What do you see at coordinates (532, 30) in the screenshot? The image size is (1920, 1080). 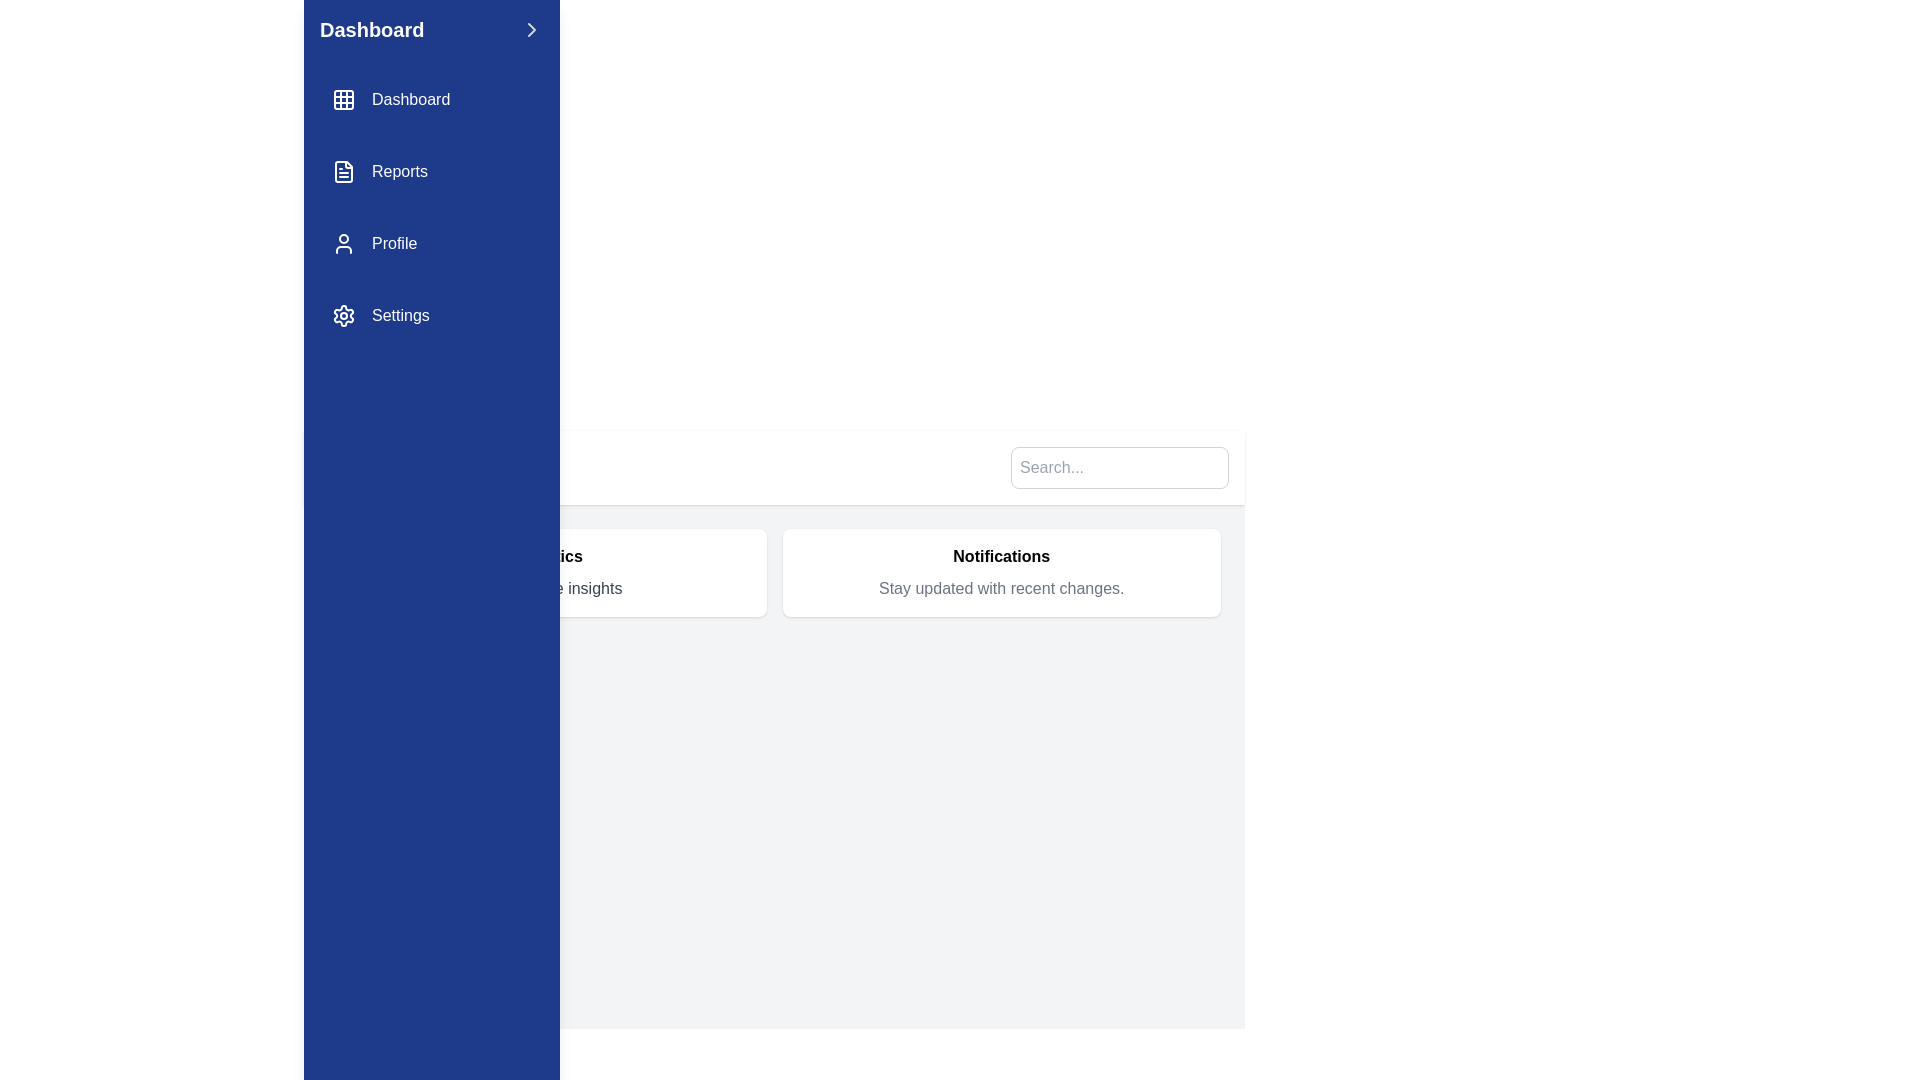 I see `the small, left-pointing chevron-shaped icon located adjacent to the 'Dashboard' text in the upper-right corner of the sidebar header section` at bounding box center [532, 30].